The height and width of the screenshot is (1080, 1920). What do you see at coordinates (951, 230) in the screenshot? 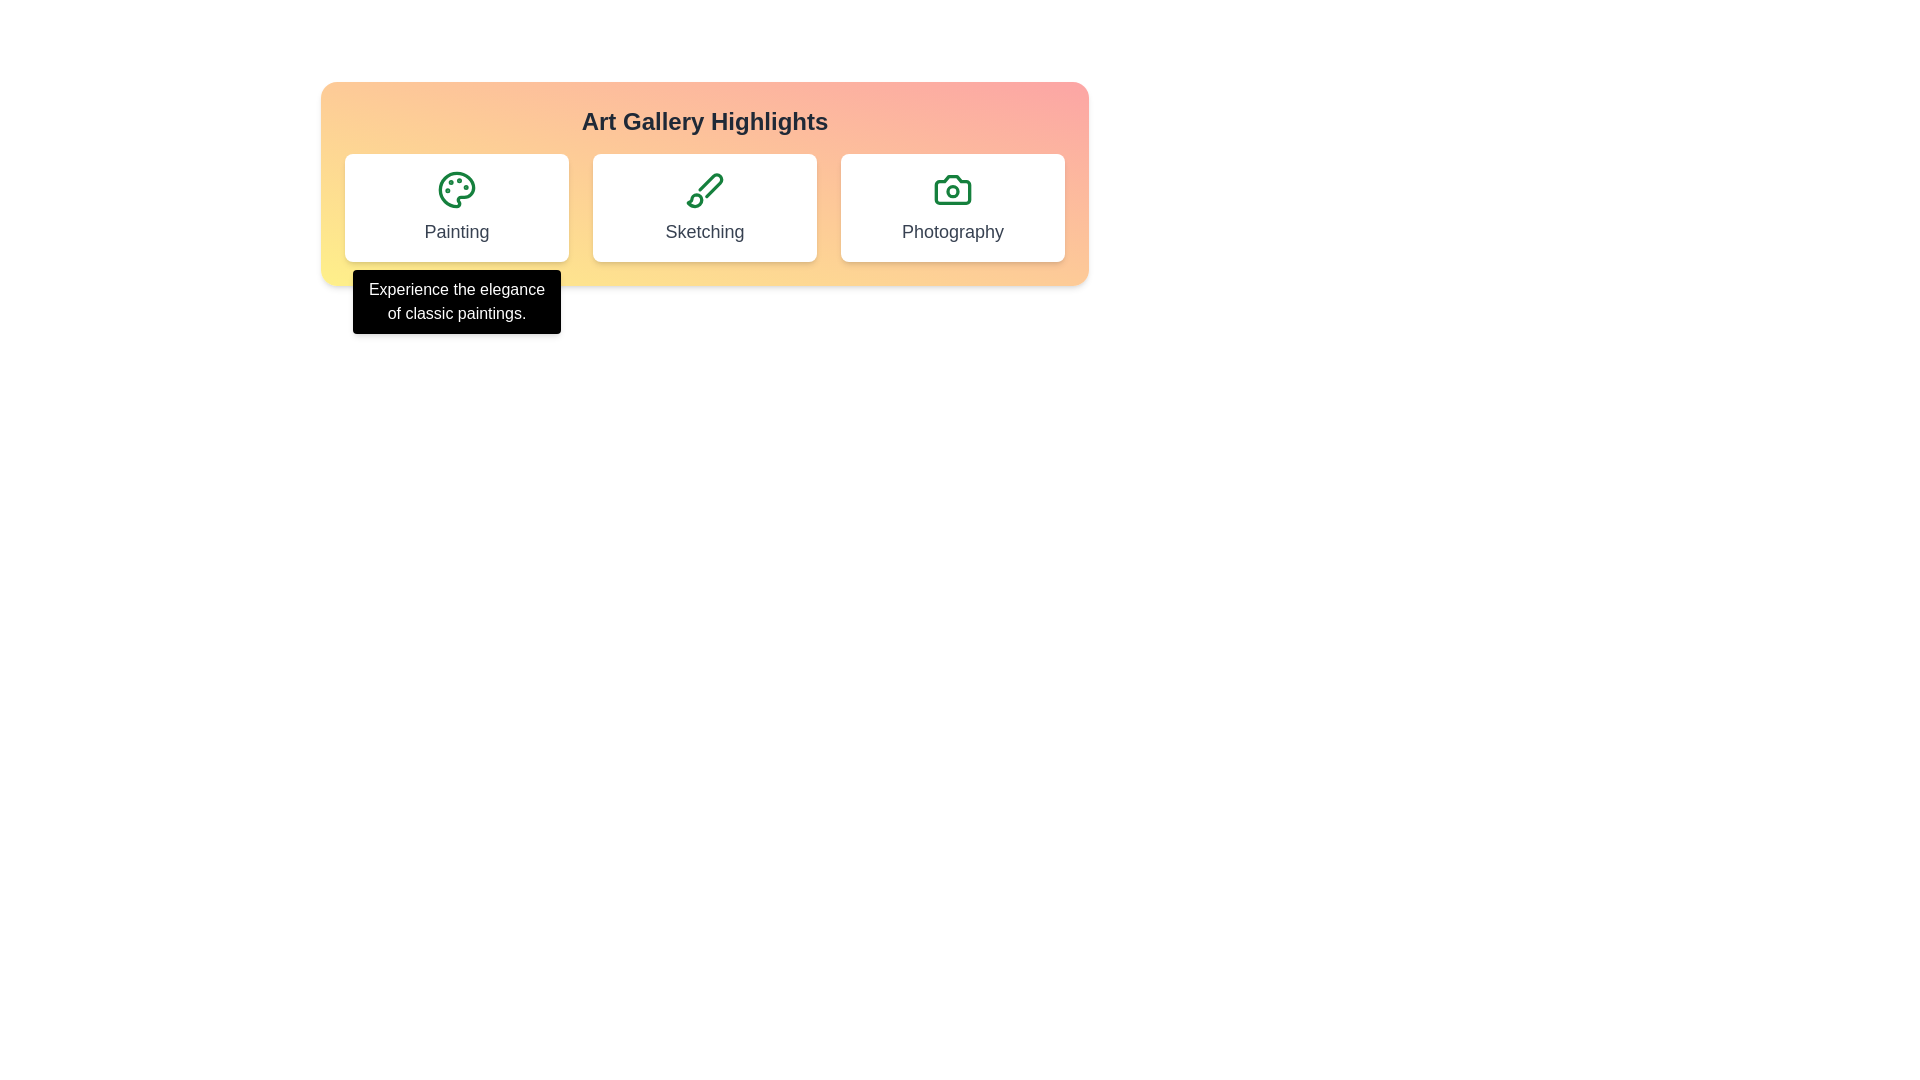
I see `text label indicating 'Photography' located in the third box under 'Art Gallery Highlights', positioned to the right of the 'Sketching' box` at bounding box center [951, 230].